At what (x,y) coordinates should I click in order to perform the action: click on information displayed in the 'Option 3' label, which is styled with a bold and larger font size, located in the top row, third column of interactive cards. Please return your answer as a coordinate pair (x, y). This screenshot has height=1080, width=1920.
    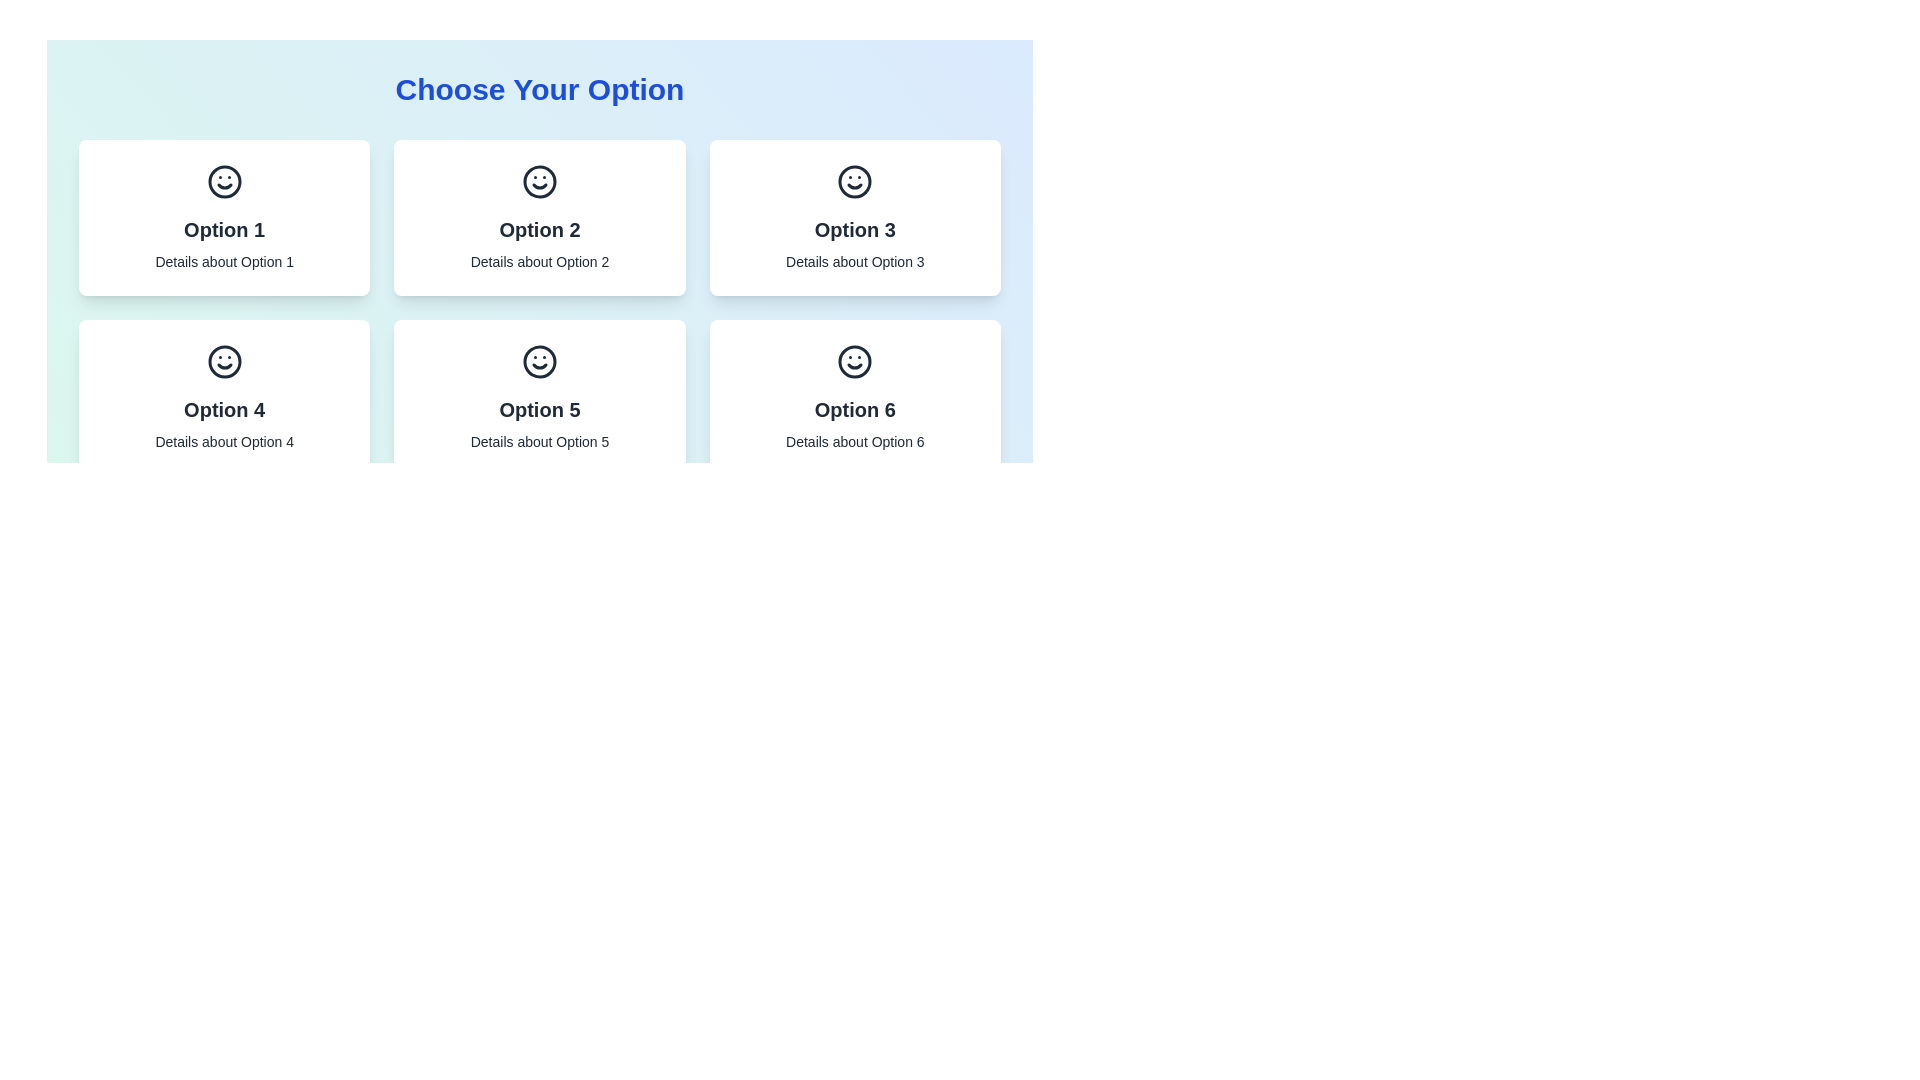
    Looking at the image, I should click on (855, 229).